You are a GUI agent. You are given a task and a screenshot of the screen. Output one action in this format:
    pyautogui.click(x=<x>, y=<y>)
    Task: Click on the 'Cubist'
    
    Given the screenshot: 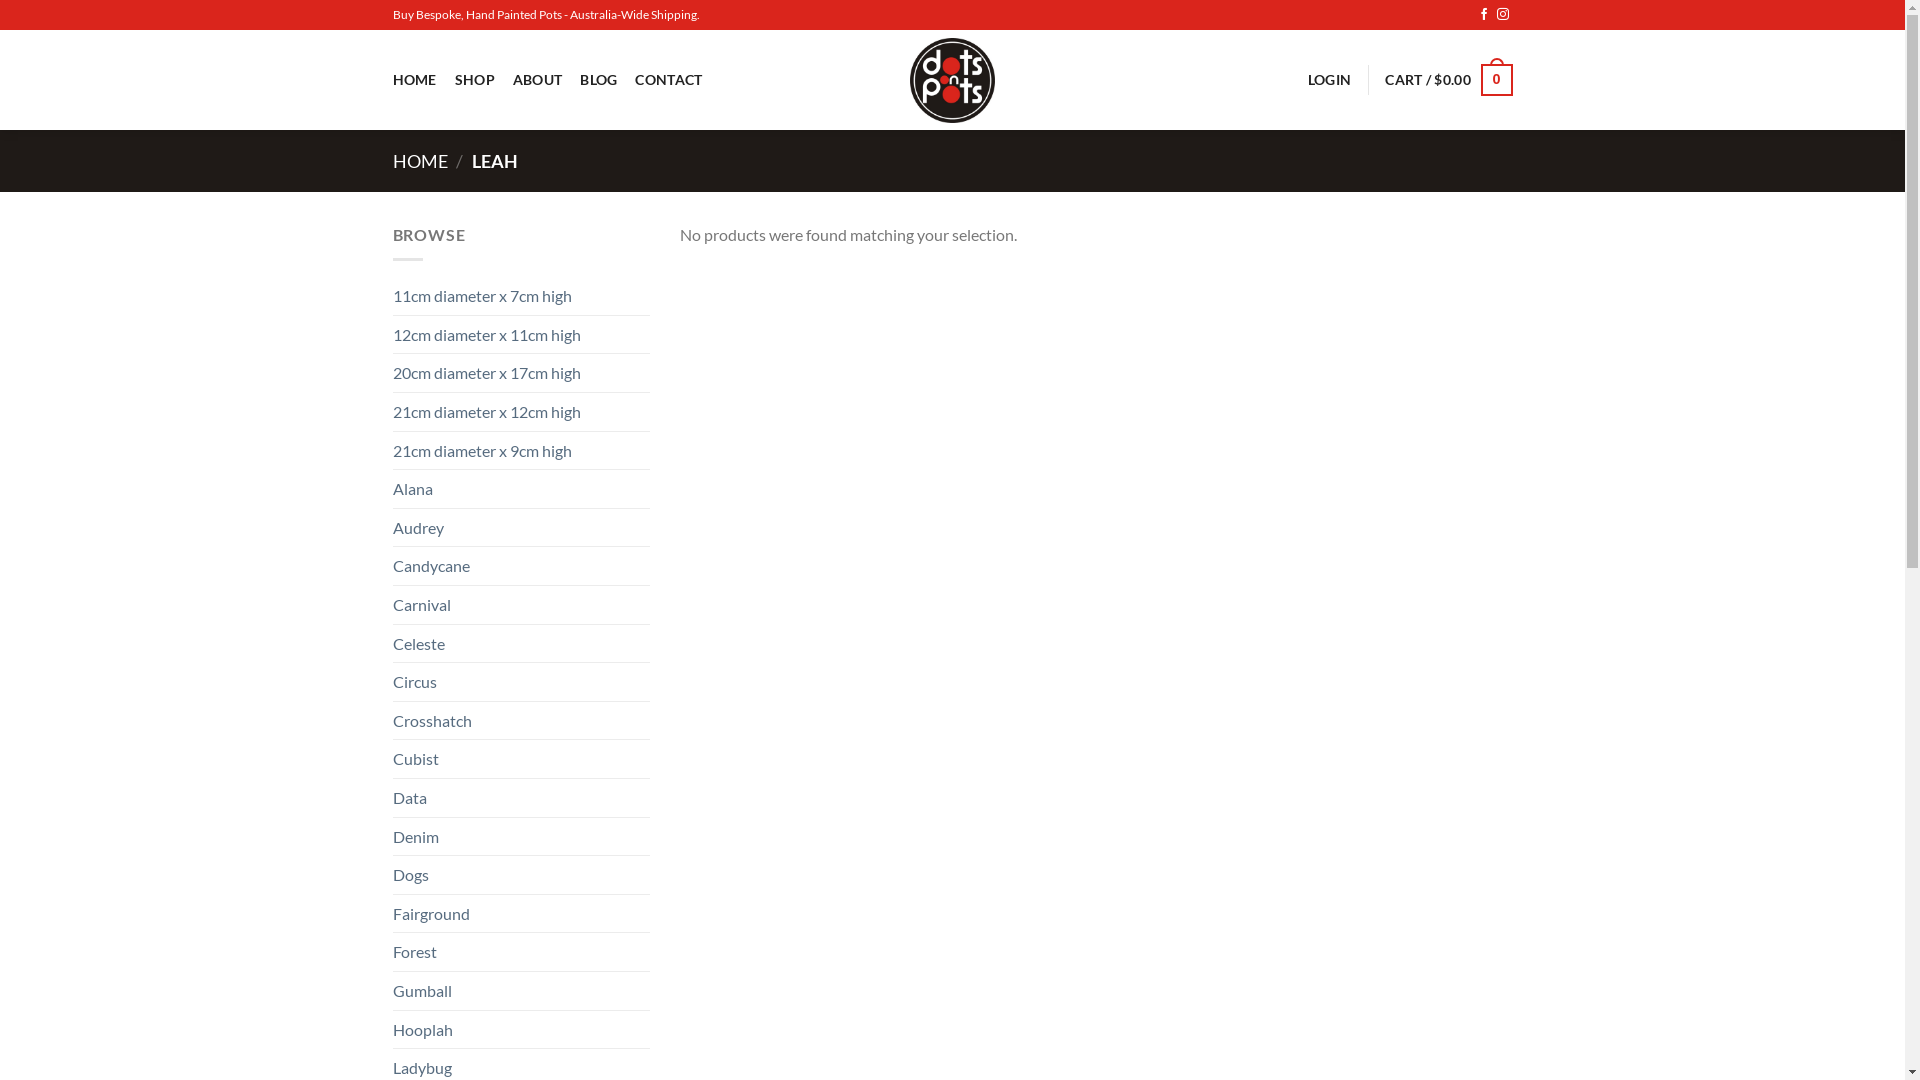 What is the action you would take?
    pyautogui.click(x=521, y=759)
    